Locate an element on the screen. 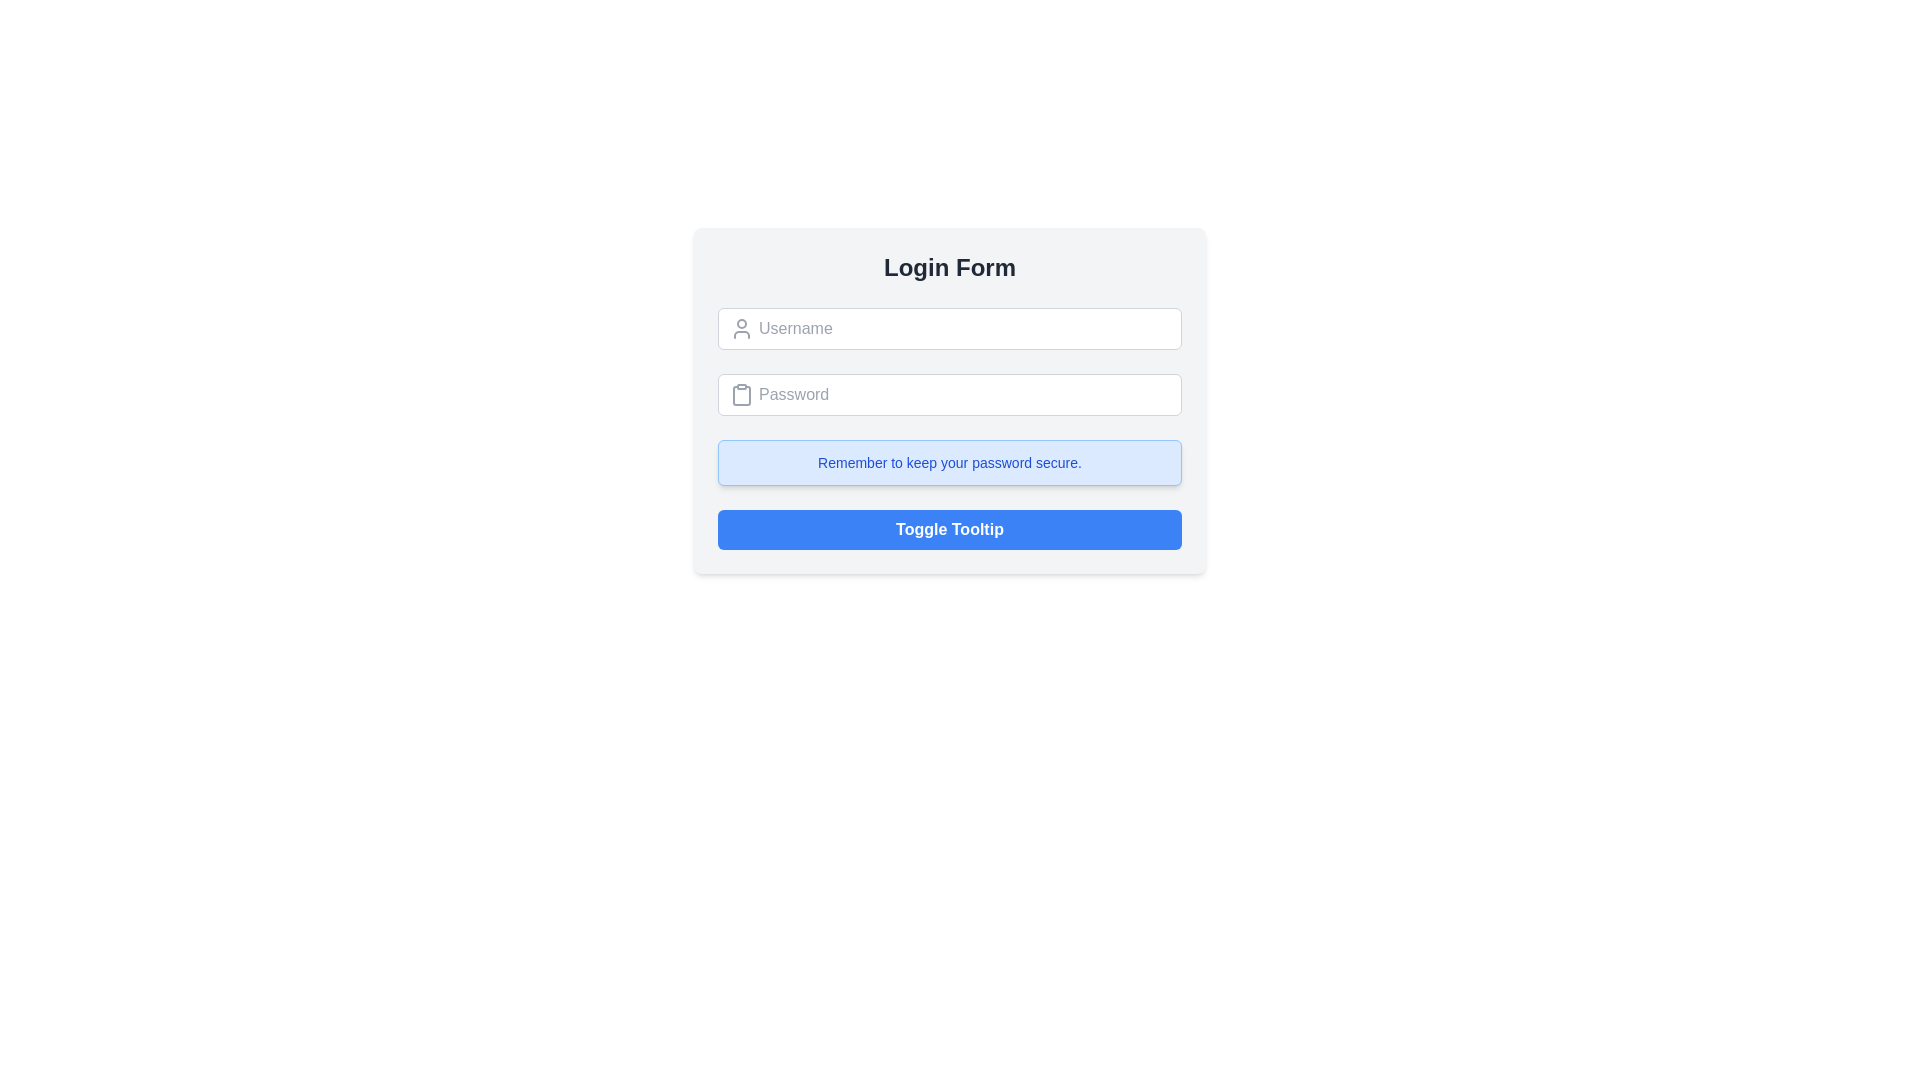 Image resolution: width=1920 pixels, height=1080 pixels. the visual indicator icon associated with the password input field, which is positioned to the left and slightly above the center of the password input area is located at coordinates (741, 394).